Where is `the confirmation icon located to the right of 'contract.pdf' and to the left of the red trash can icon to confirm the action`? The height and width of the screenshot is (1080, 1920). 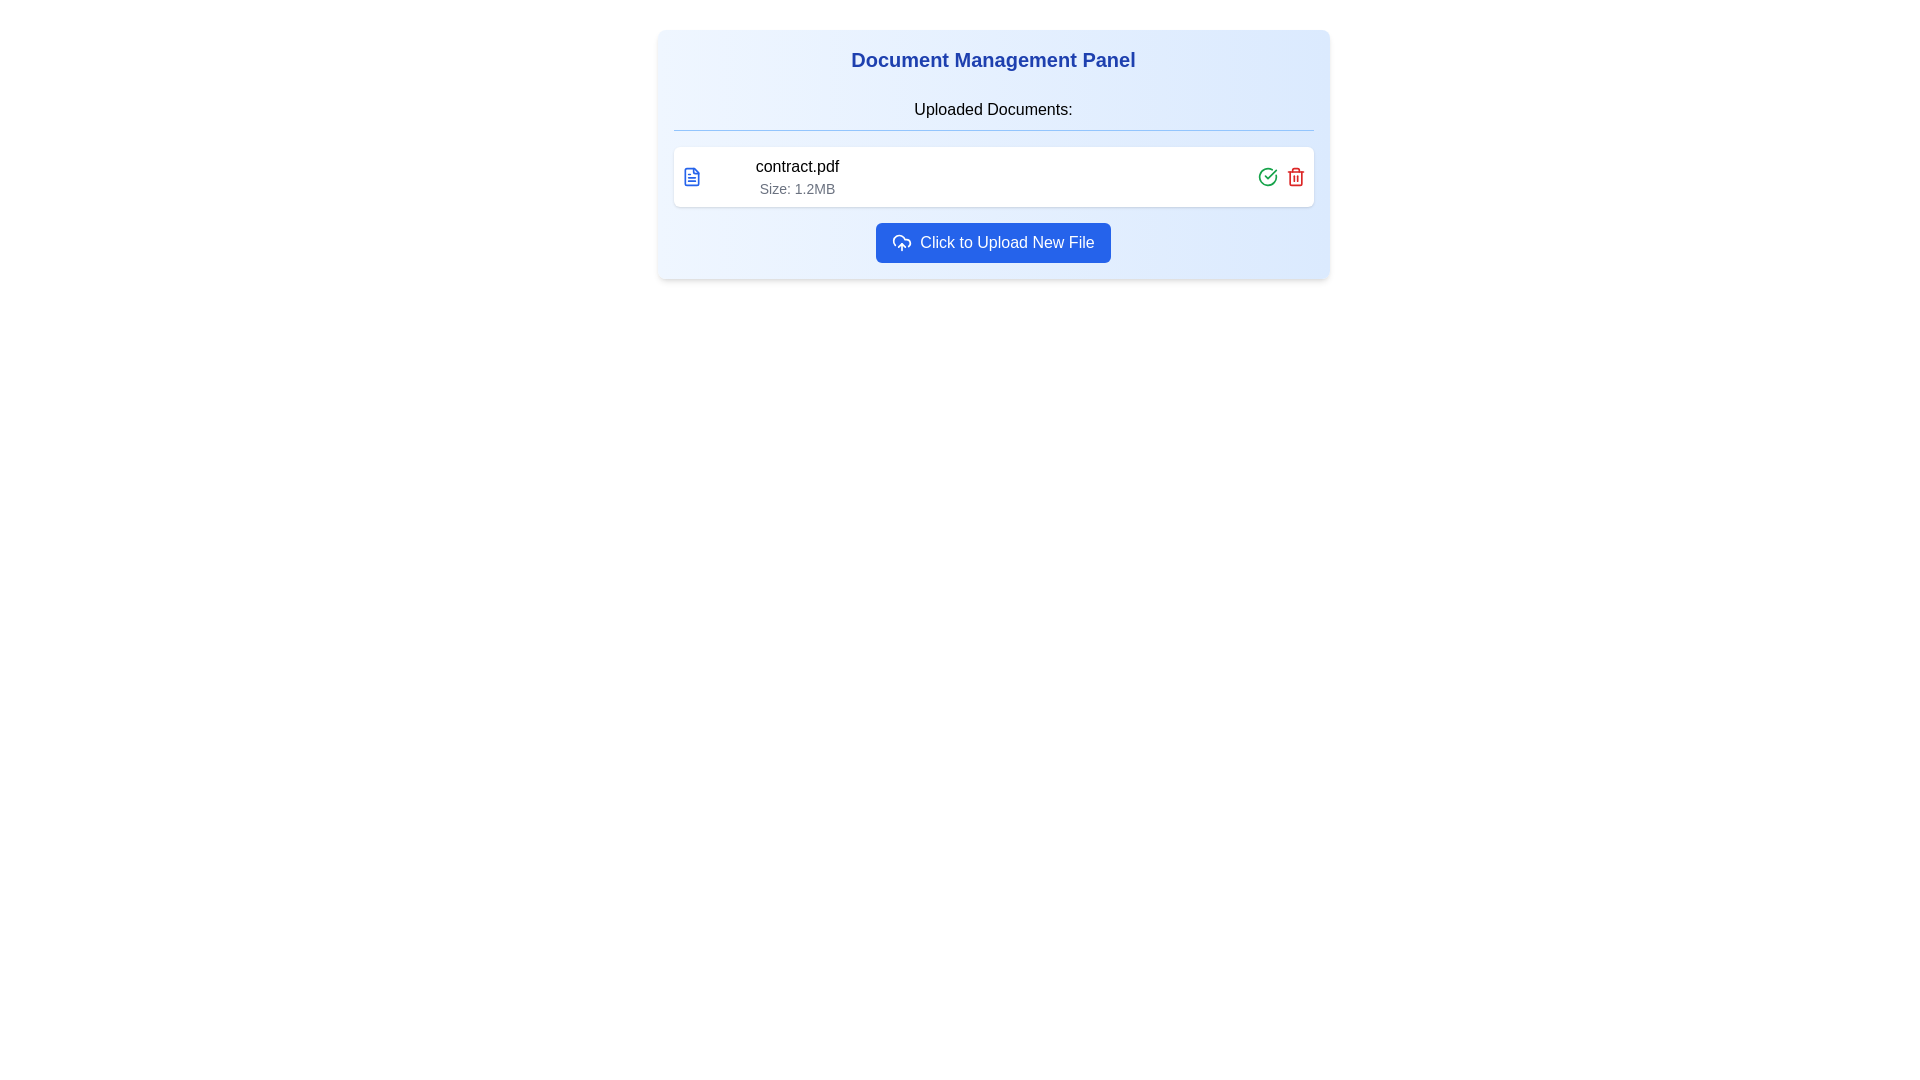 the confirmation icon located to the right of 'contract.pdf' and to the left of the red trash can icon to confirm the action is located at coordinates (1266, 176).